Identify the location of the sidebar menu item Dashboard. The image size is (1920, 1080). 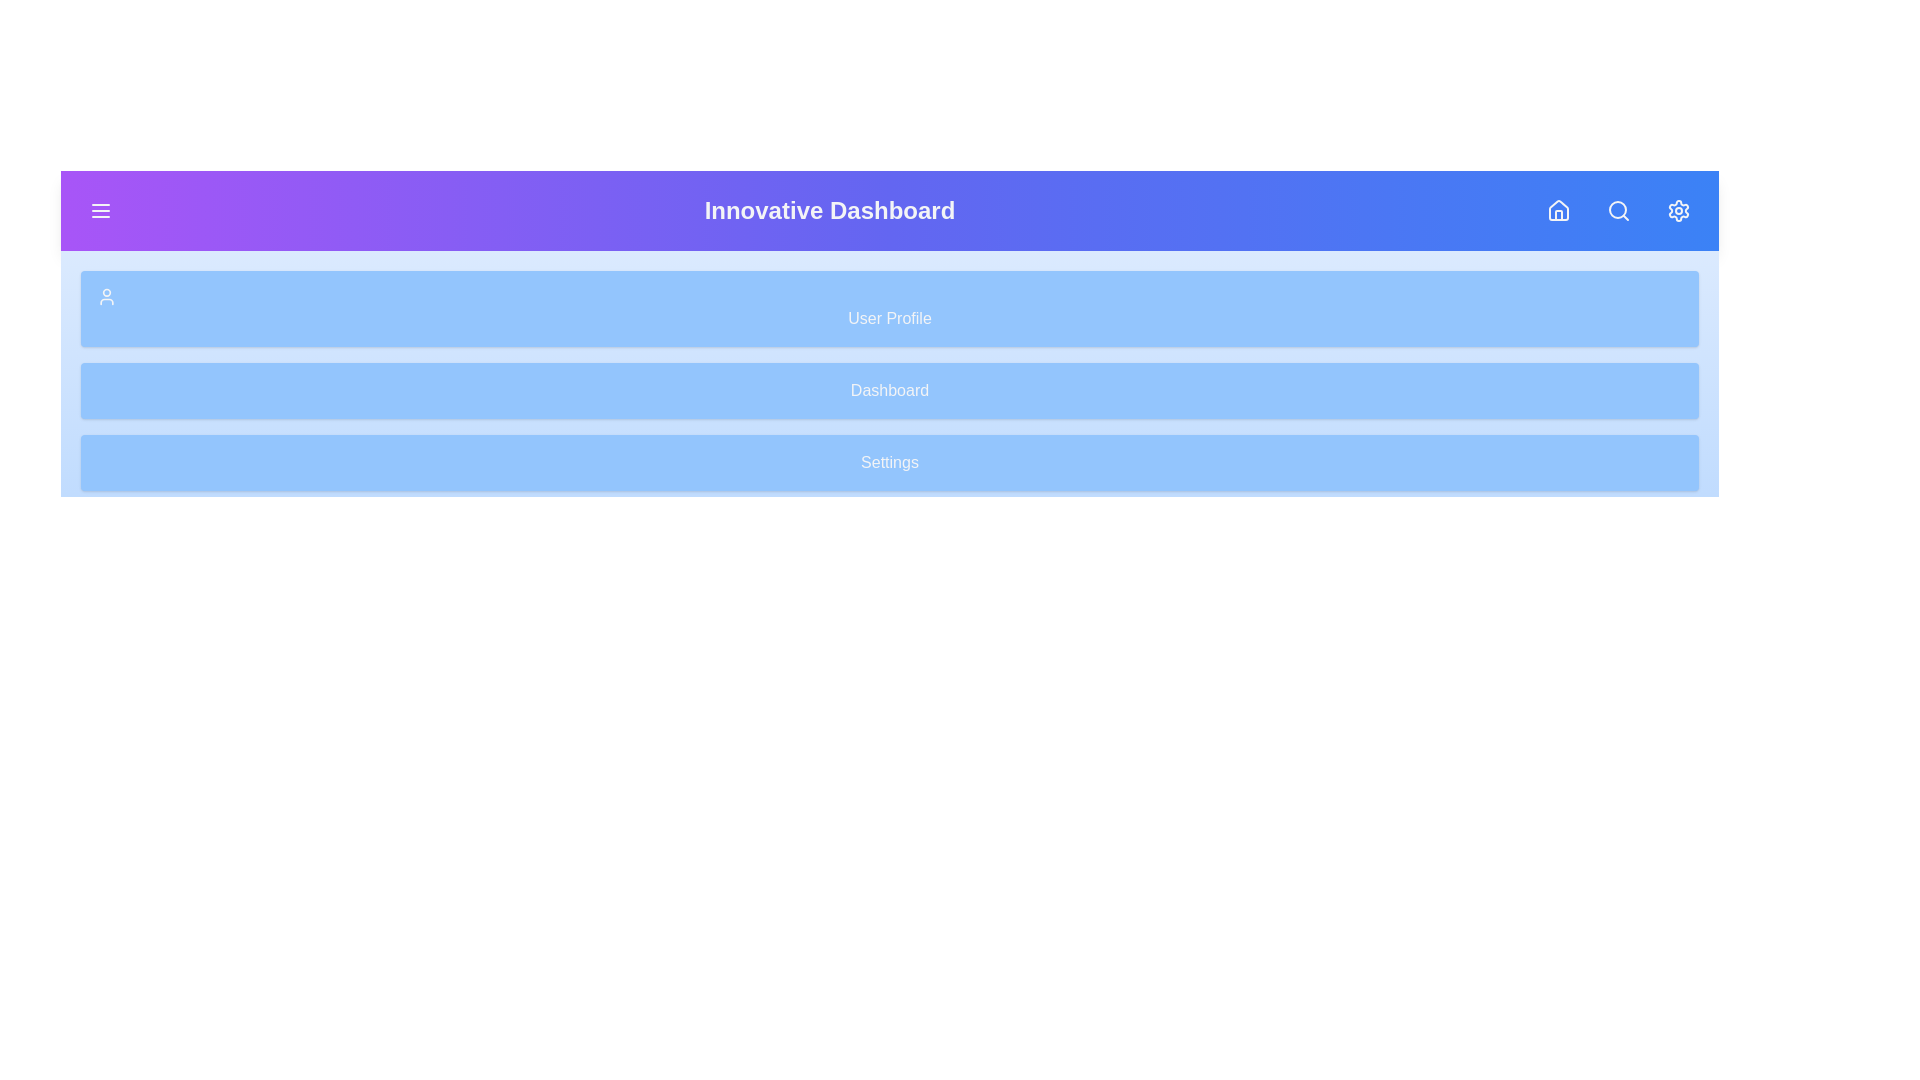
(888, 390).